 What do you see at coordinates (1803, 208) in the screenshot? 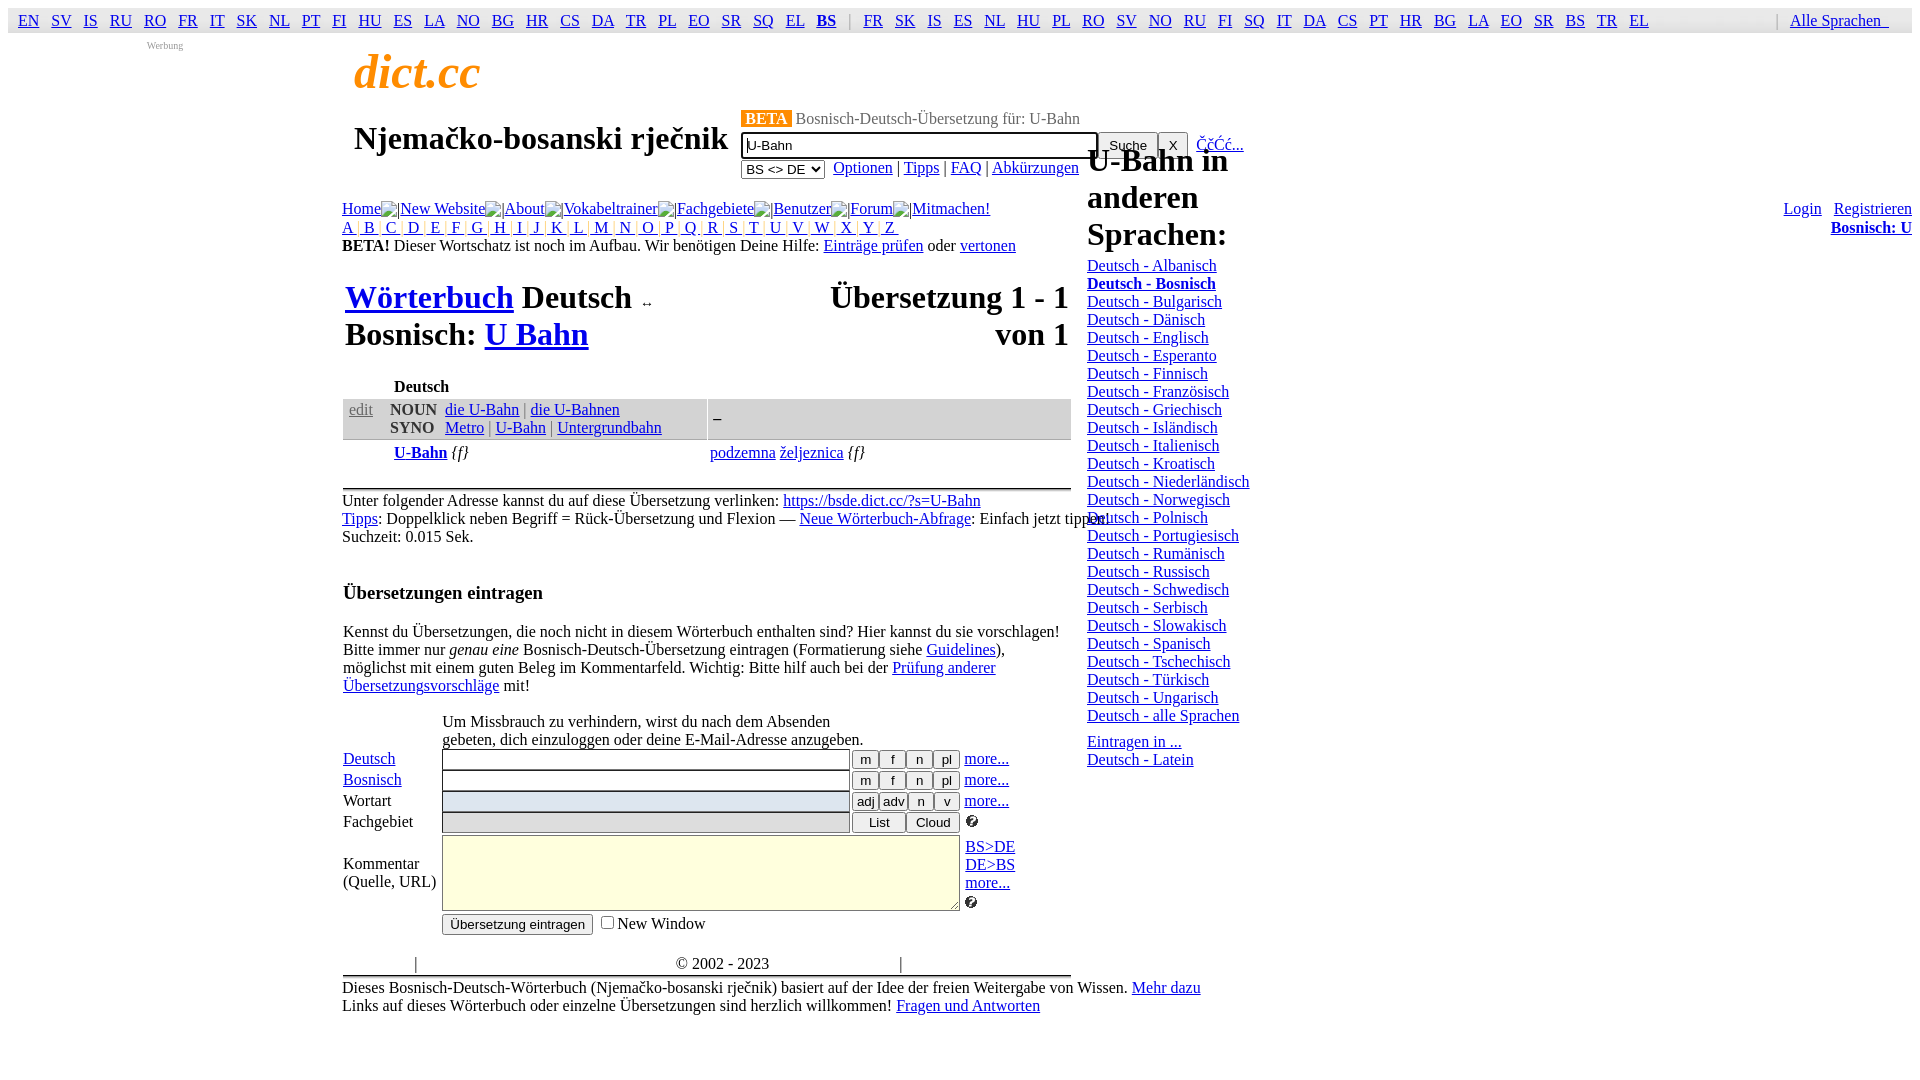
I see `'Login'` at bounding box center [1803, 208].